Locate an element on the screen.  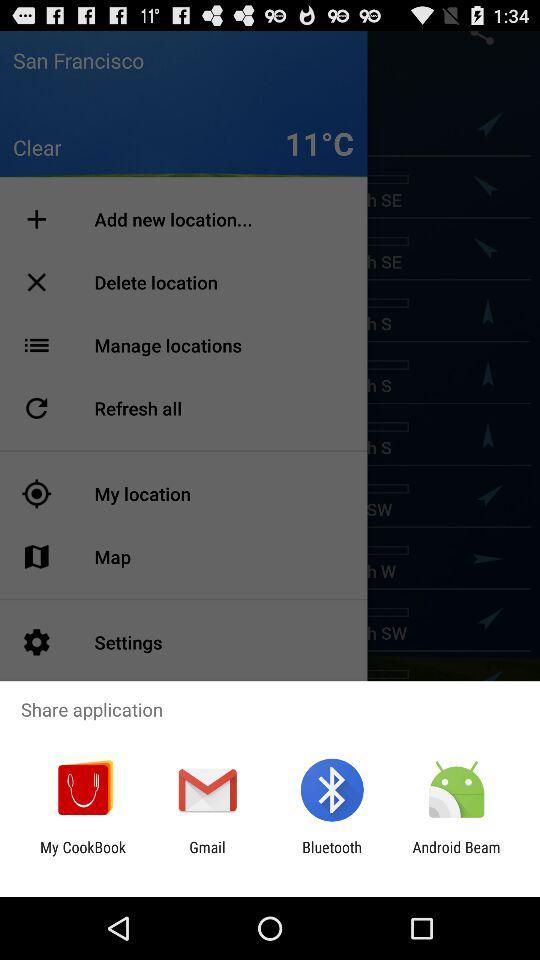
icon to the right of bluetooth item is located at coordinates (456, 855).